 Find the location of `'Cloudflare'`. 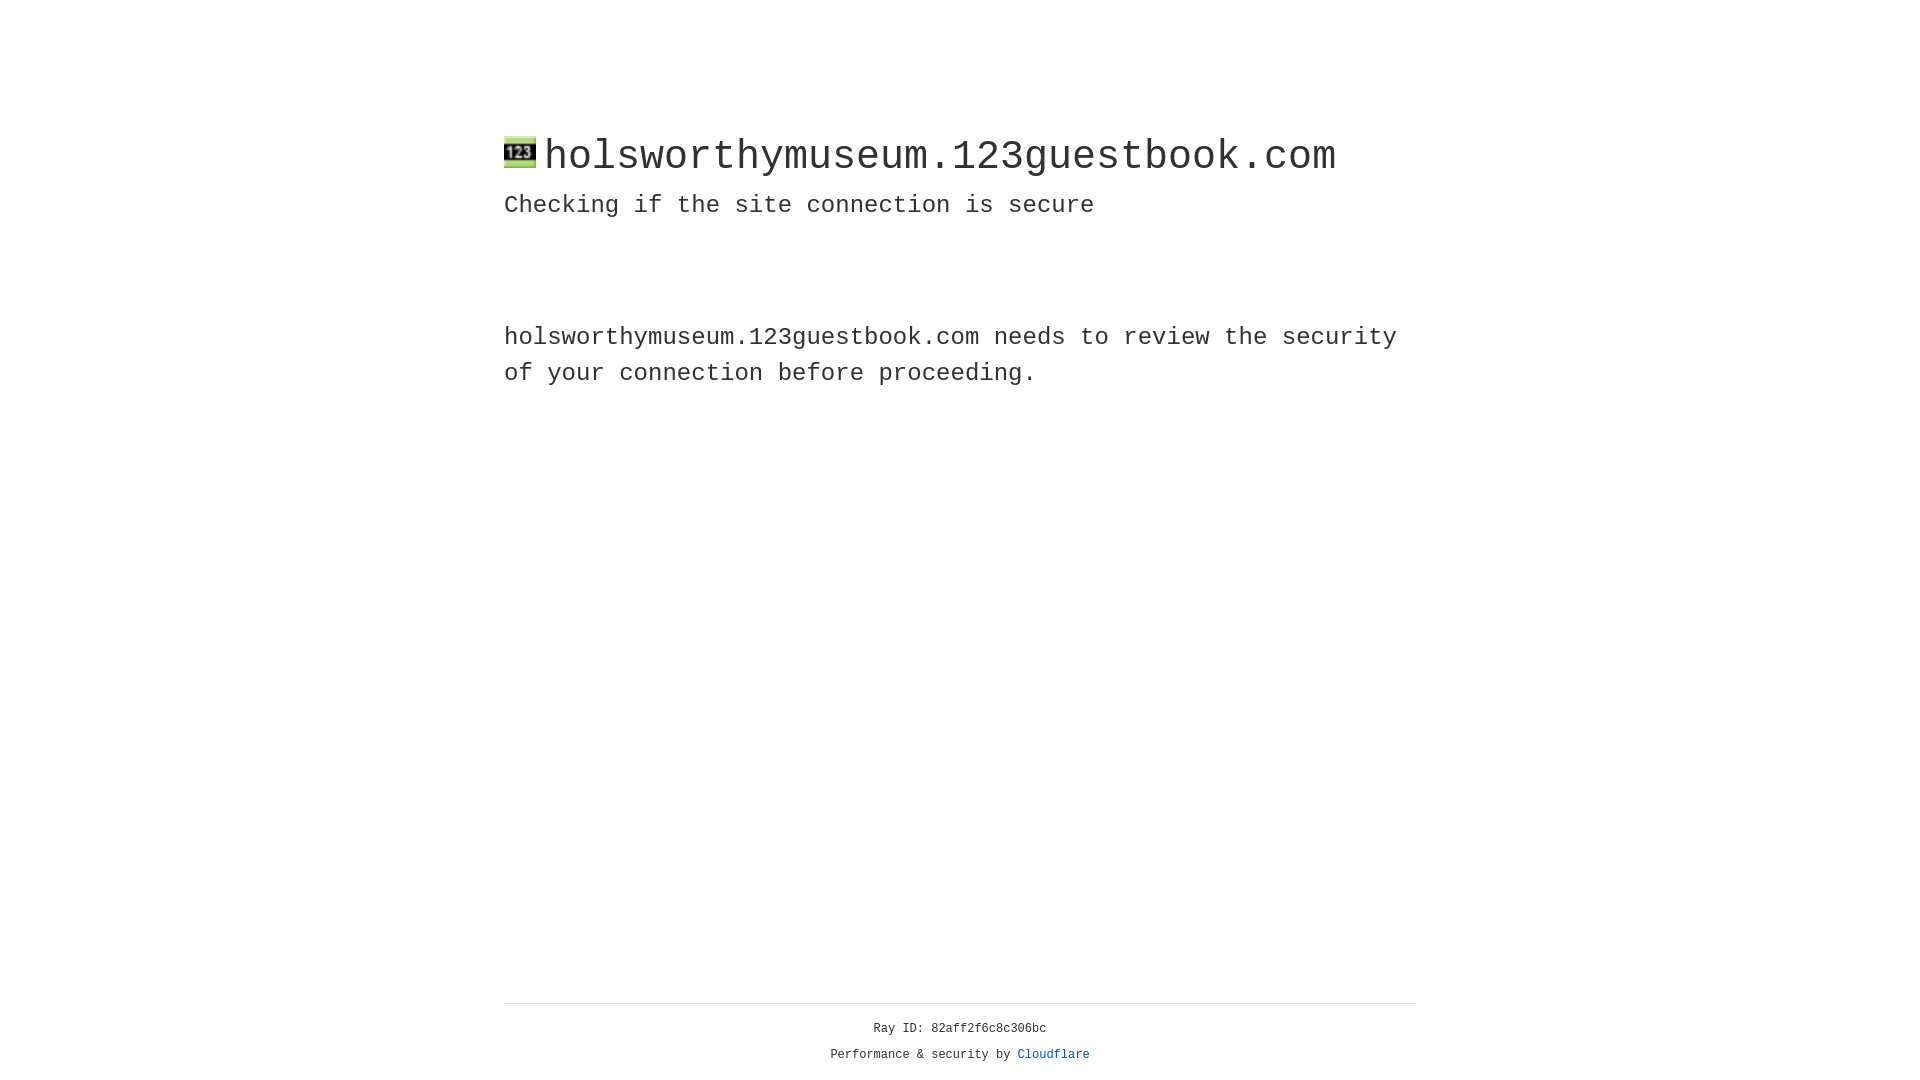

'Cloudflare' is located at coordinates (1053, 1054).